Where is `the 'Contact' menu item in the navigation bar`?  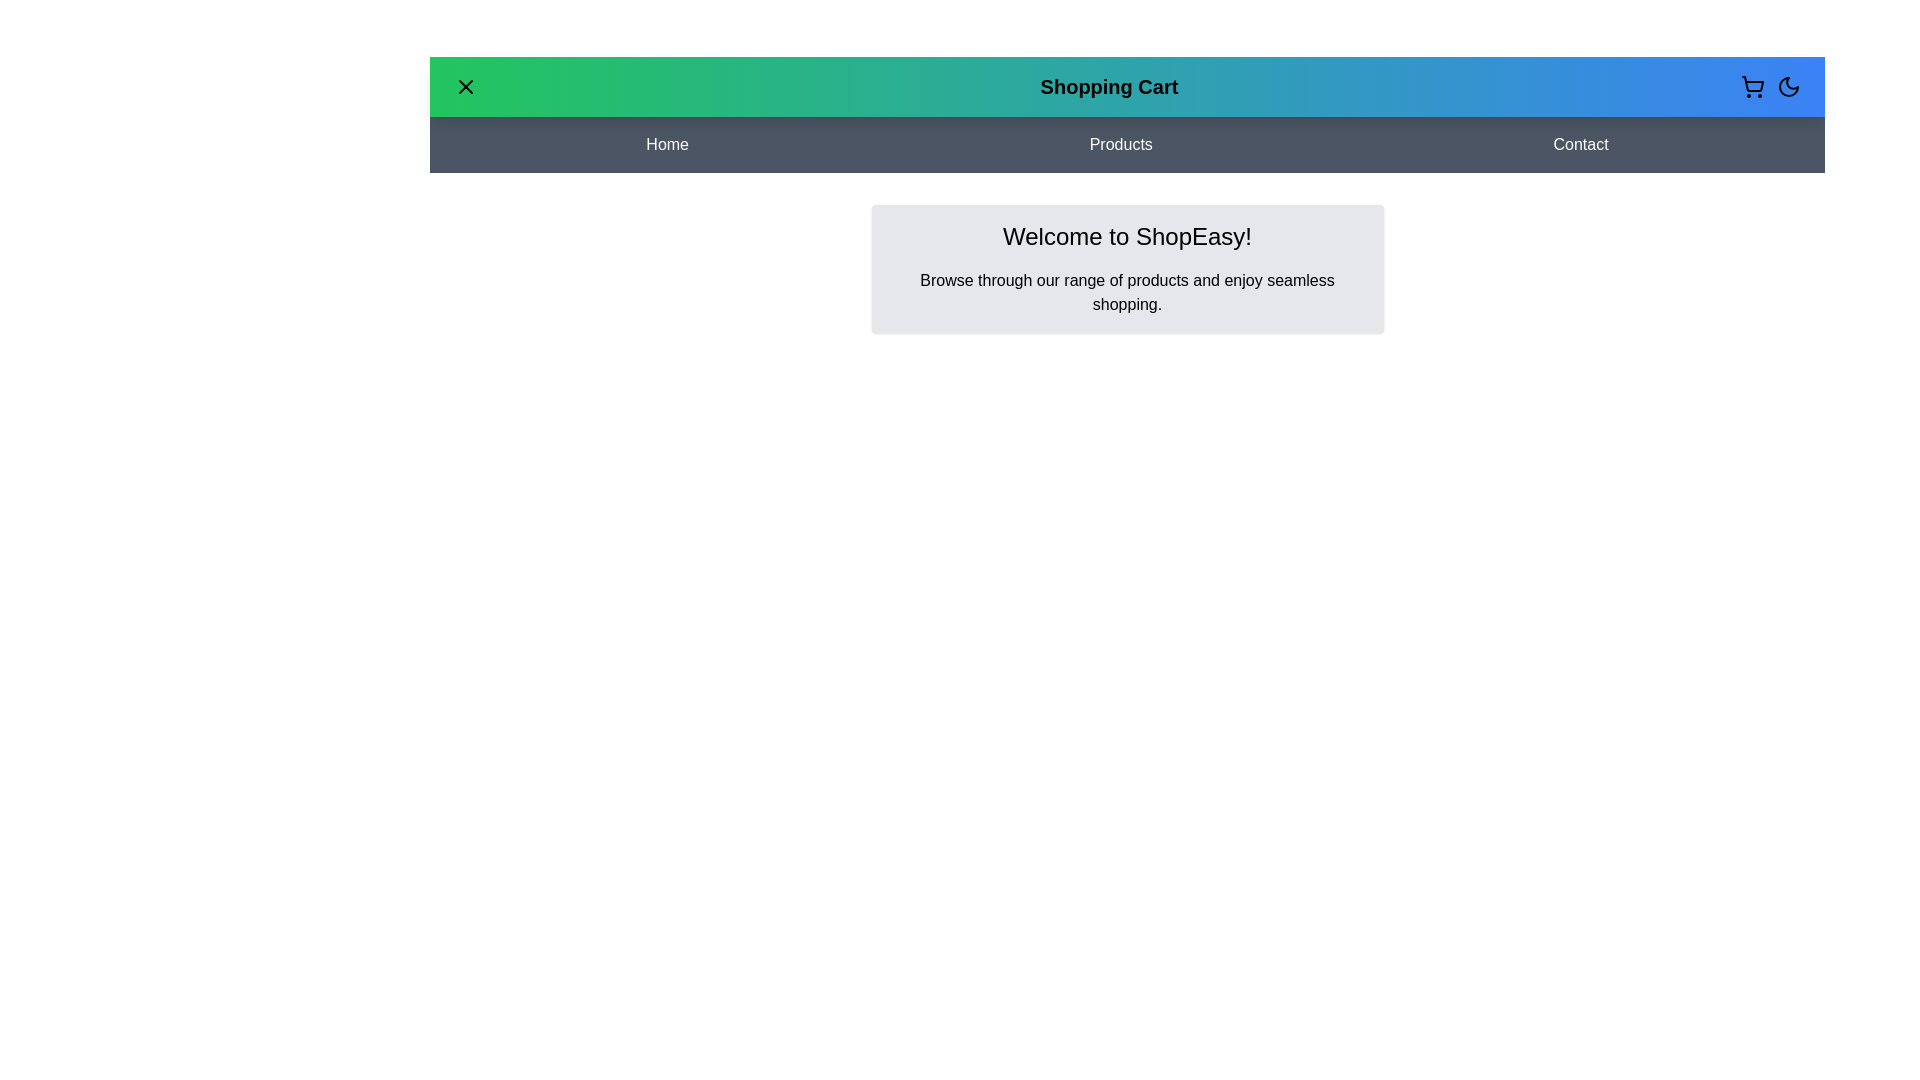 the 'Contact' menu item in the navigation bar is located at coordinates (1579, 144).